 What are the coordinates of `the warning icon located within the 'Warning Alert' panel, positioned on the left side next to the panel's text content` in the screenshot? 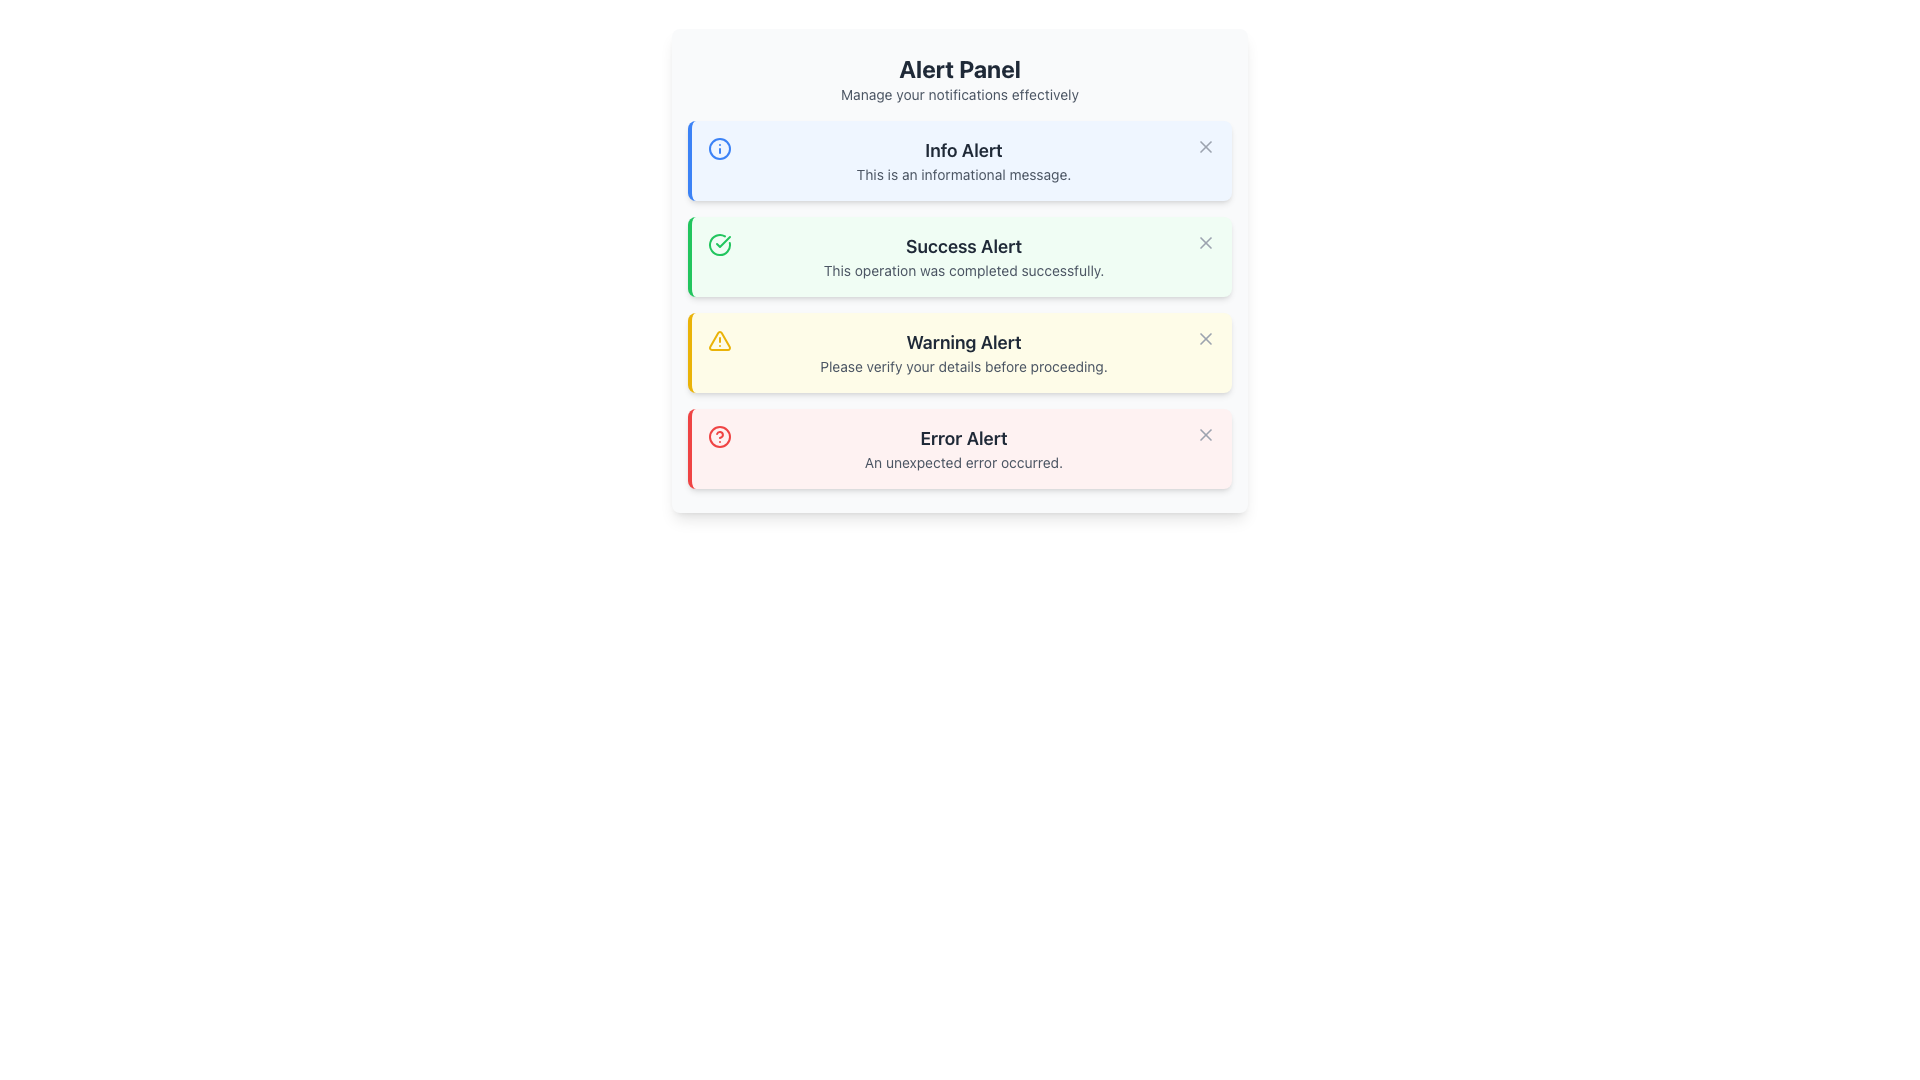 It's located at (720, 339).